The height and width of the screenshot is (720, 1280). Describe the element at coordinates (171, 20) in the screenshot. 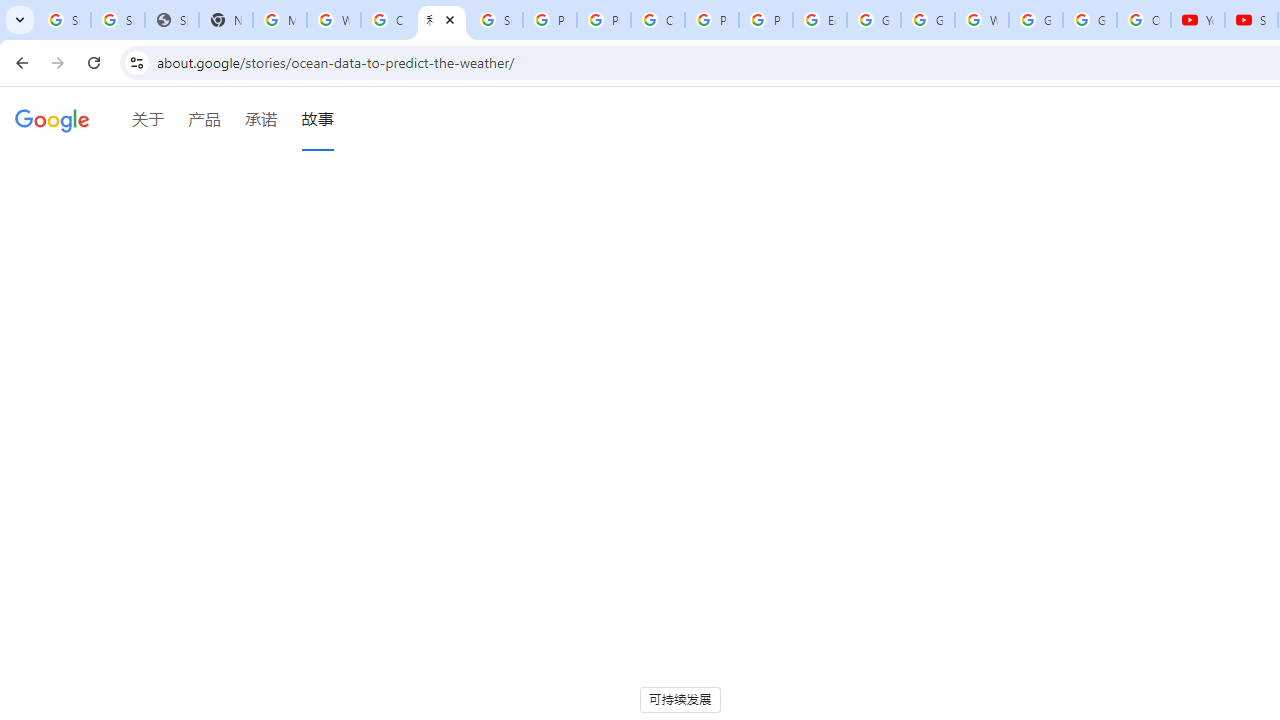

I see `'Sign In - USA TODAY'` at that location.